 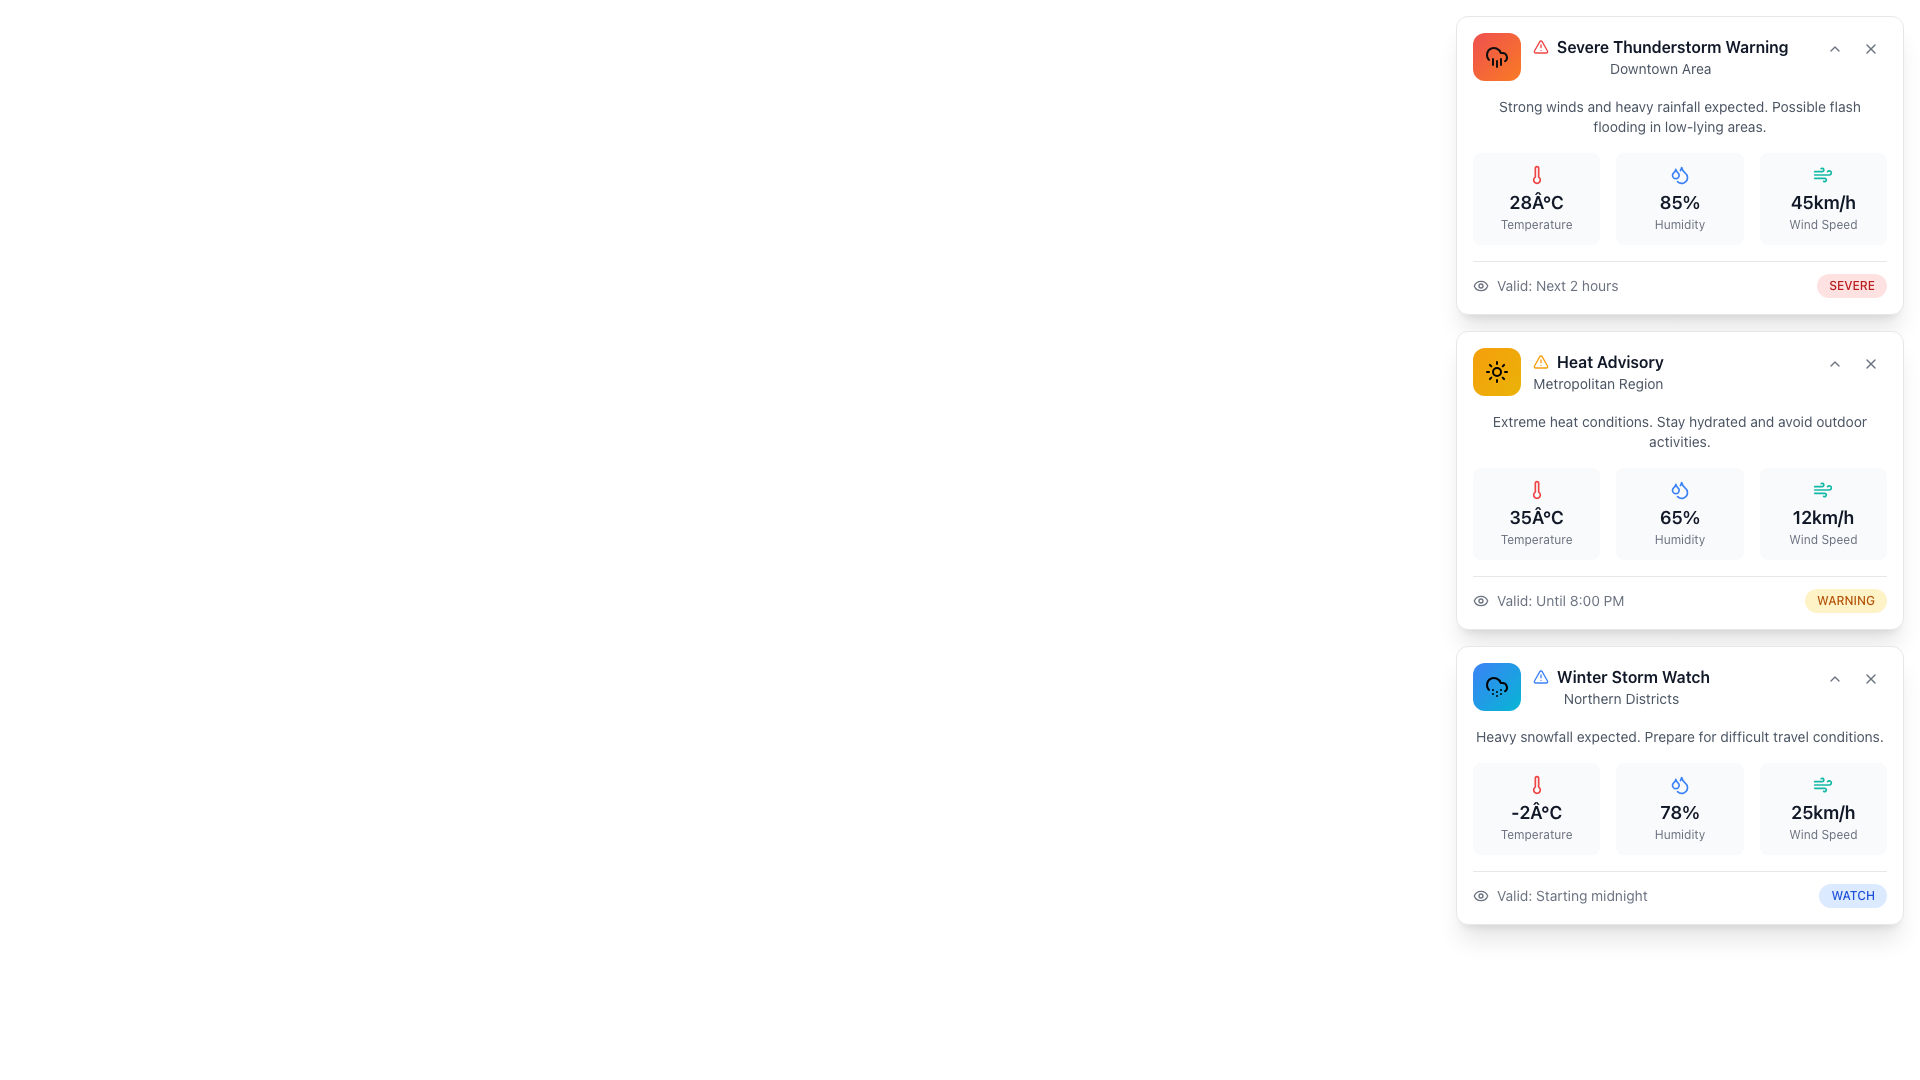 What do you see at coordinates (1680, 808) in the screenshot?
I see `the grid-based informational display component that shows weather information (temperature, humidity, wind speed) within the 'Winter Storm Watch' card` at bounding box center [1680, 808].